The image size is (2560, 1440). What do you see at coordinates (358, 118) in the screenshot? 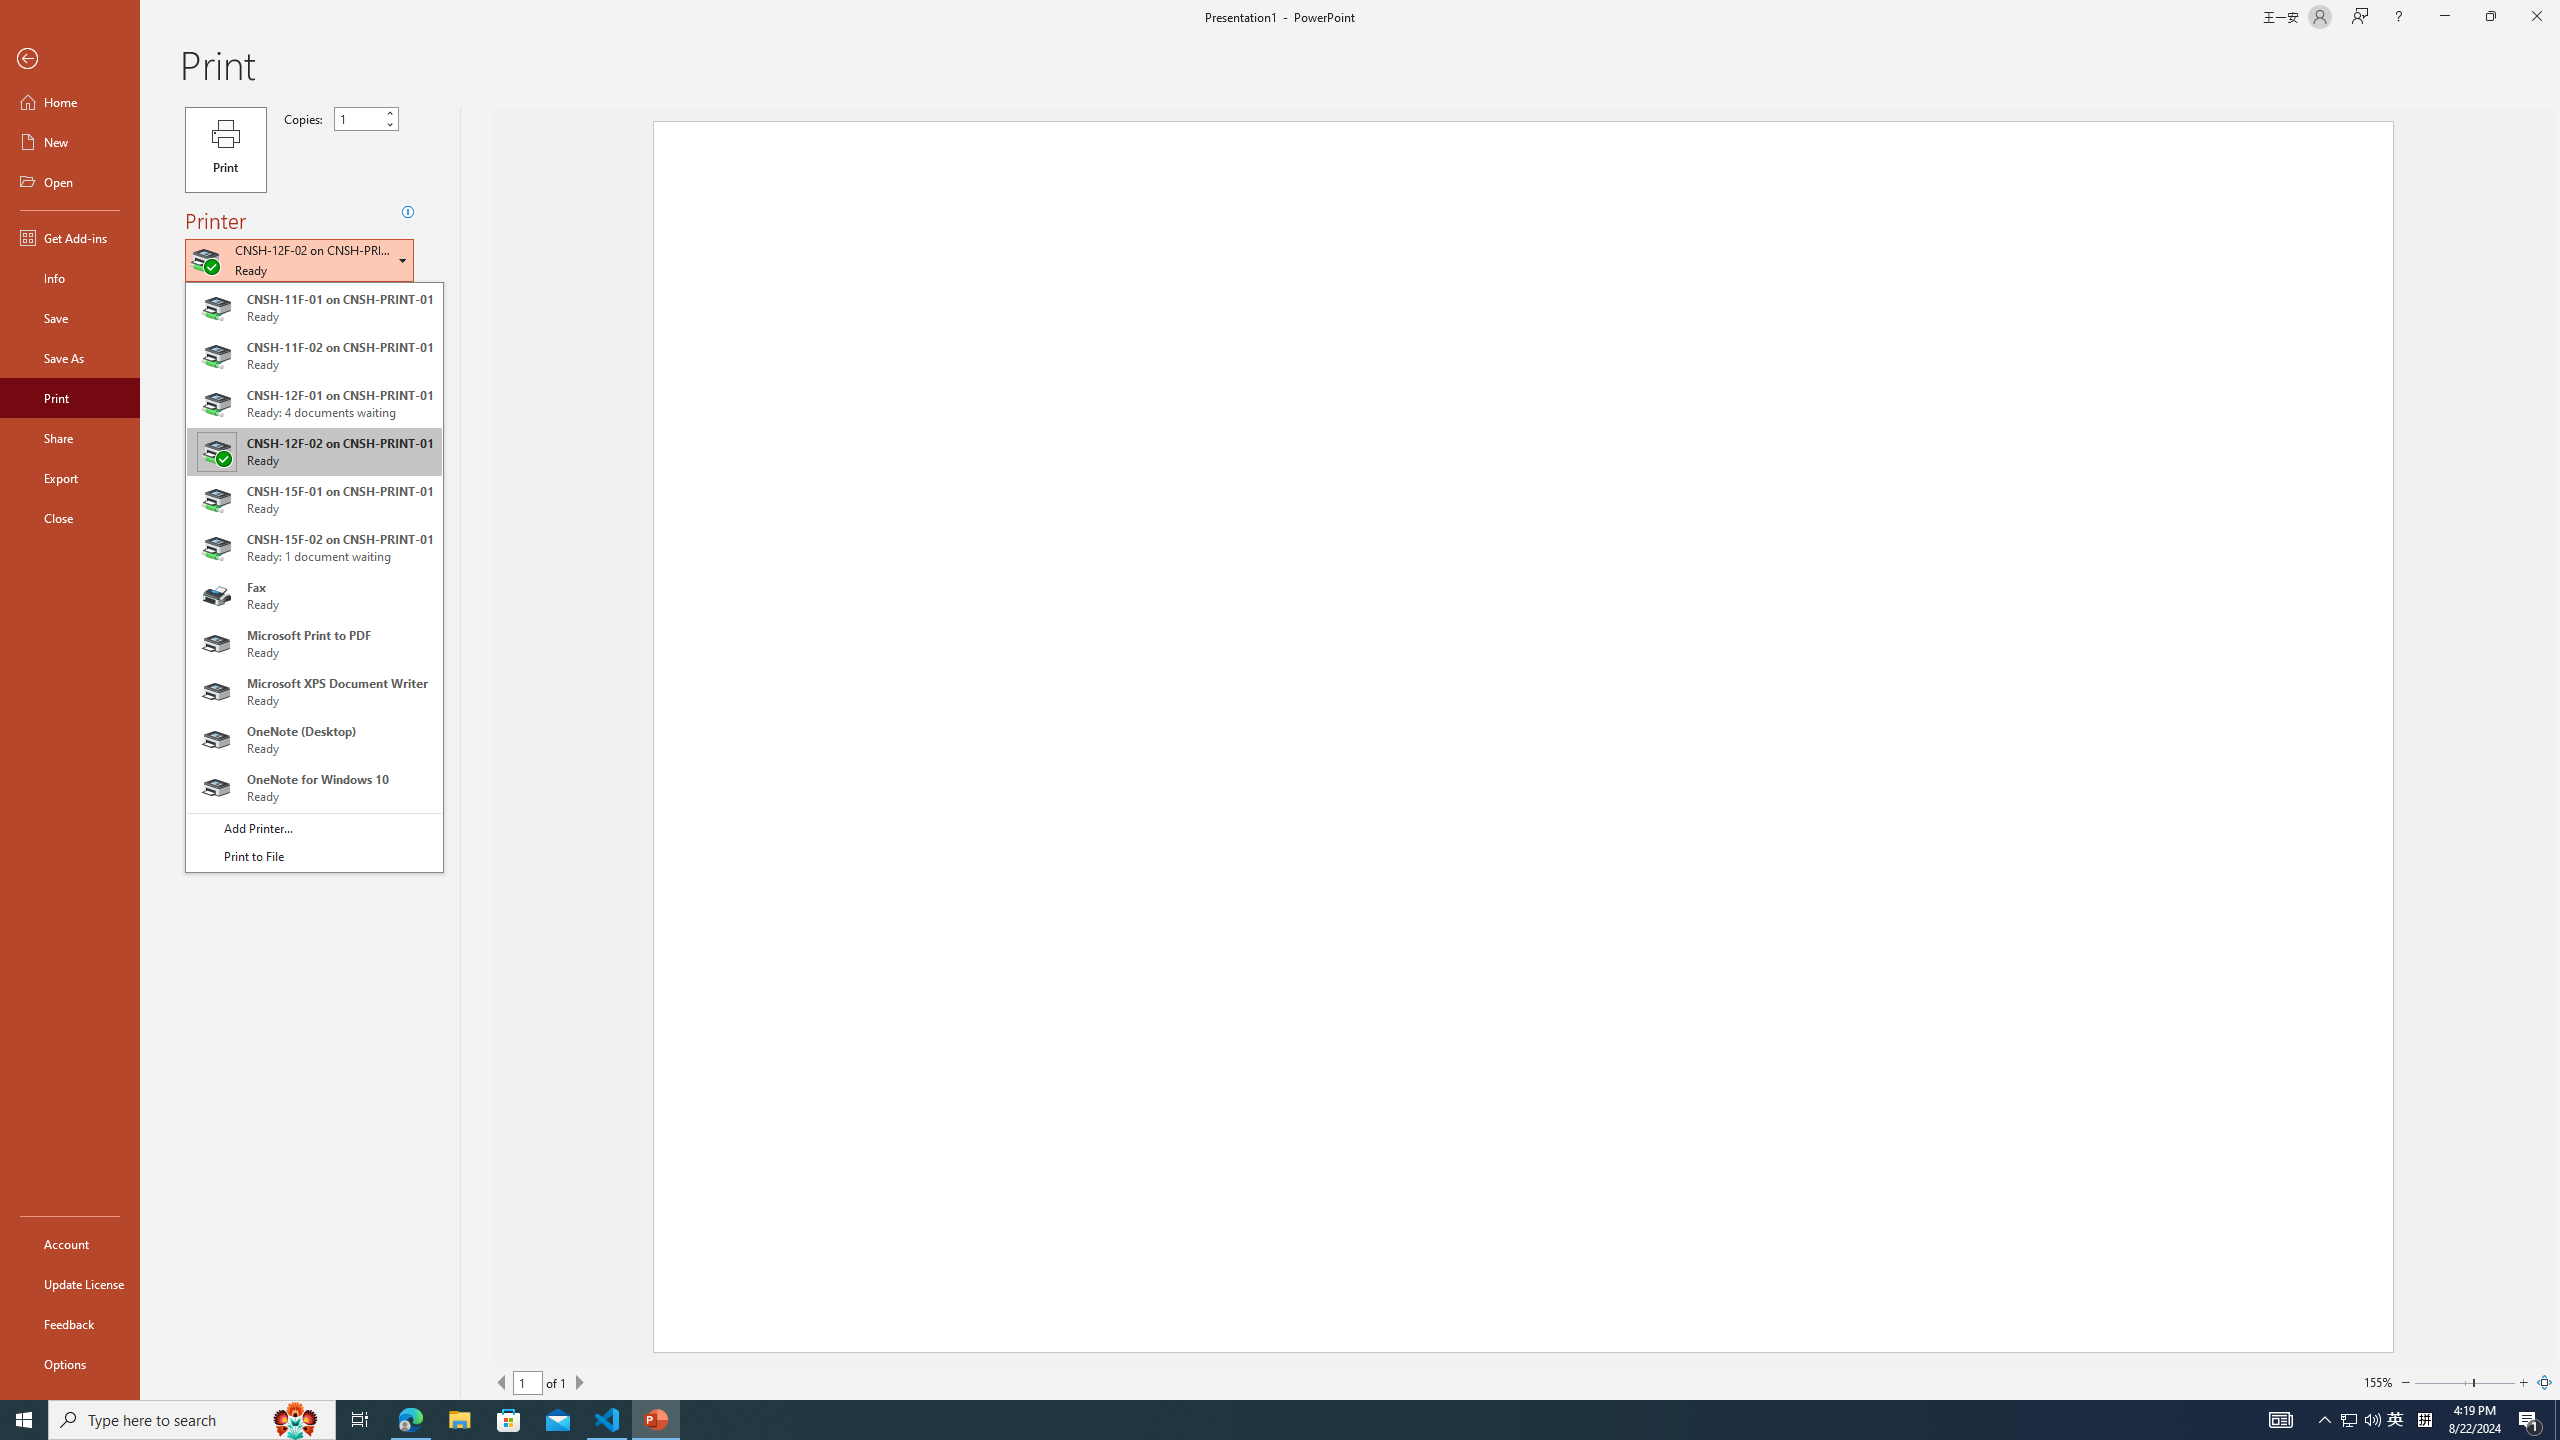
I see `'Copies'` at bounding box center [358, 118].